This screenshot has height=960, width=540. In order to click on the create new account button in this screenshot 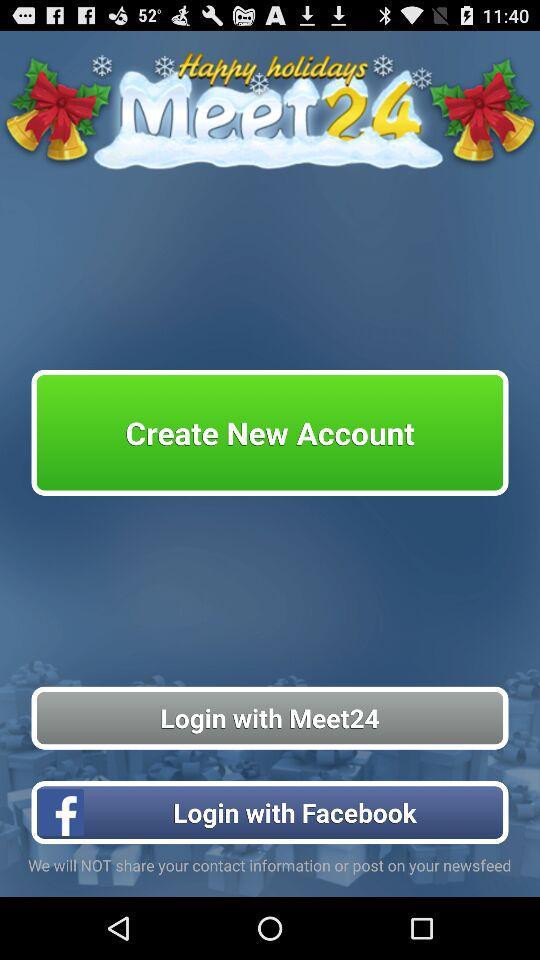, I will do `click(270, 432)`.